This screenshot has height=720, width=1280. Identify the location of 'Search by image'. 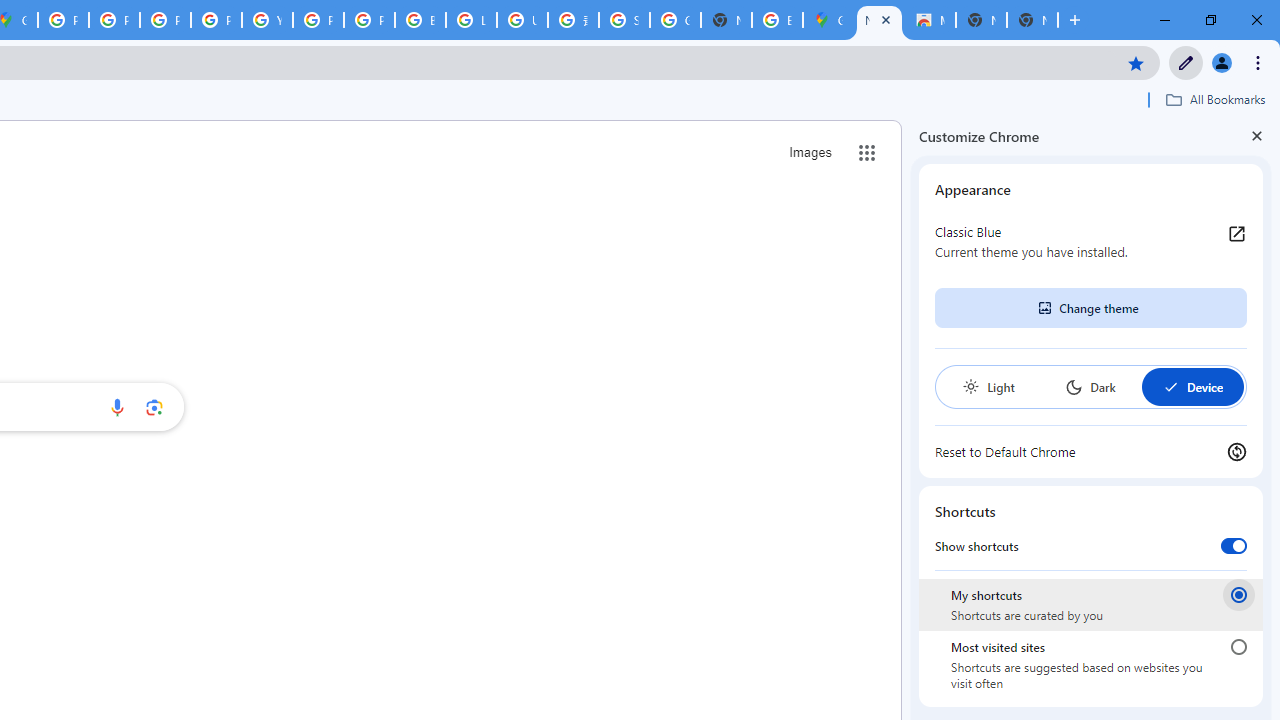
(153, 406).